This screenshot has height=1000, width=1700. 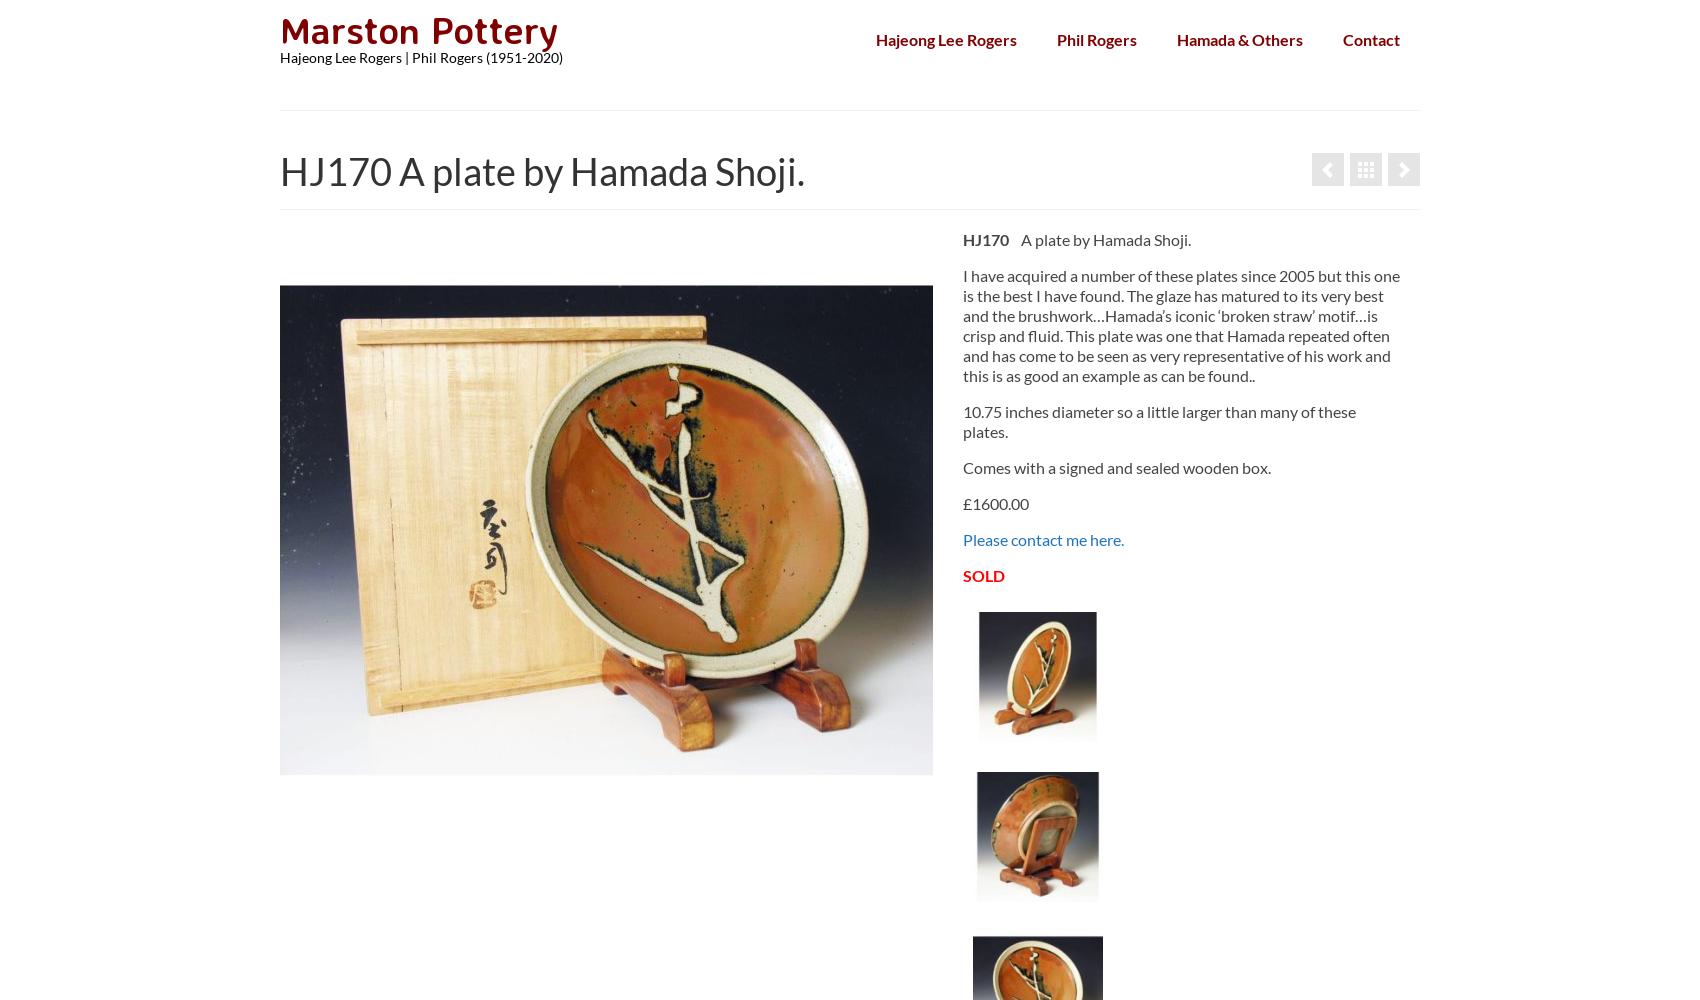 I want to click on 'HJ170', so click(x=961, y=238).